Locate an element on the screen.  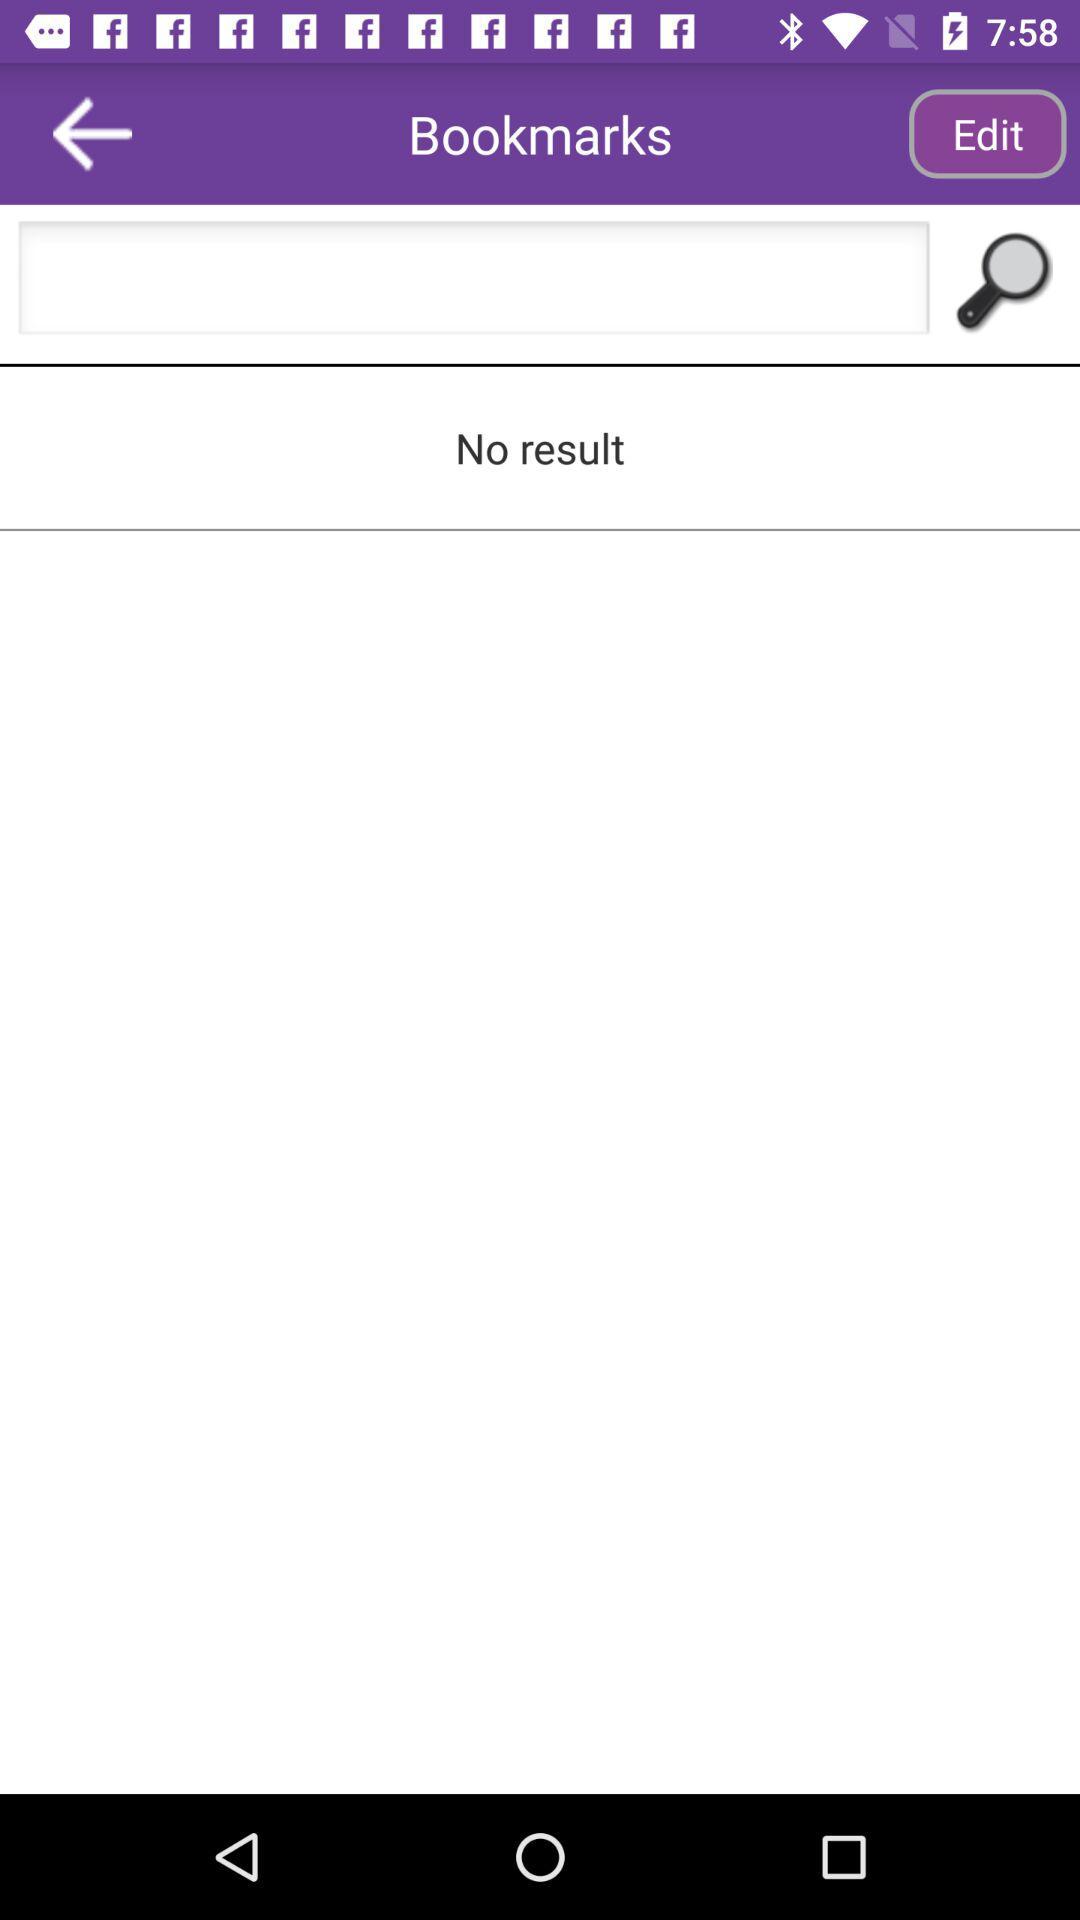
the no result is located at coordinates (540, 446).